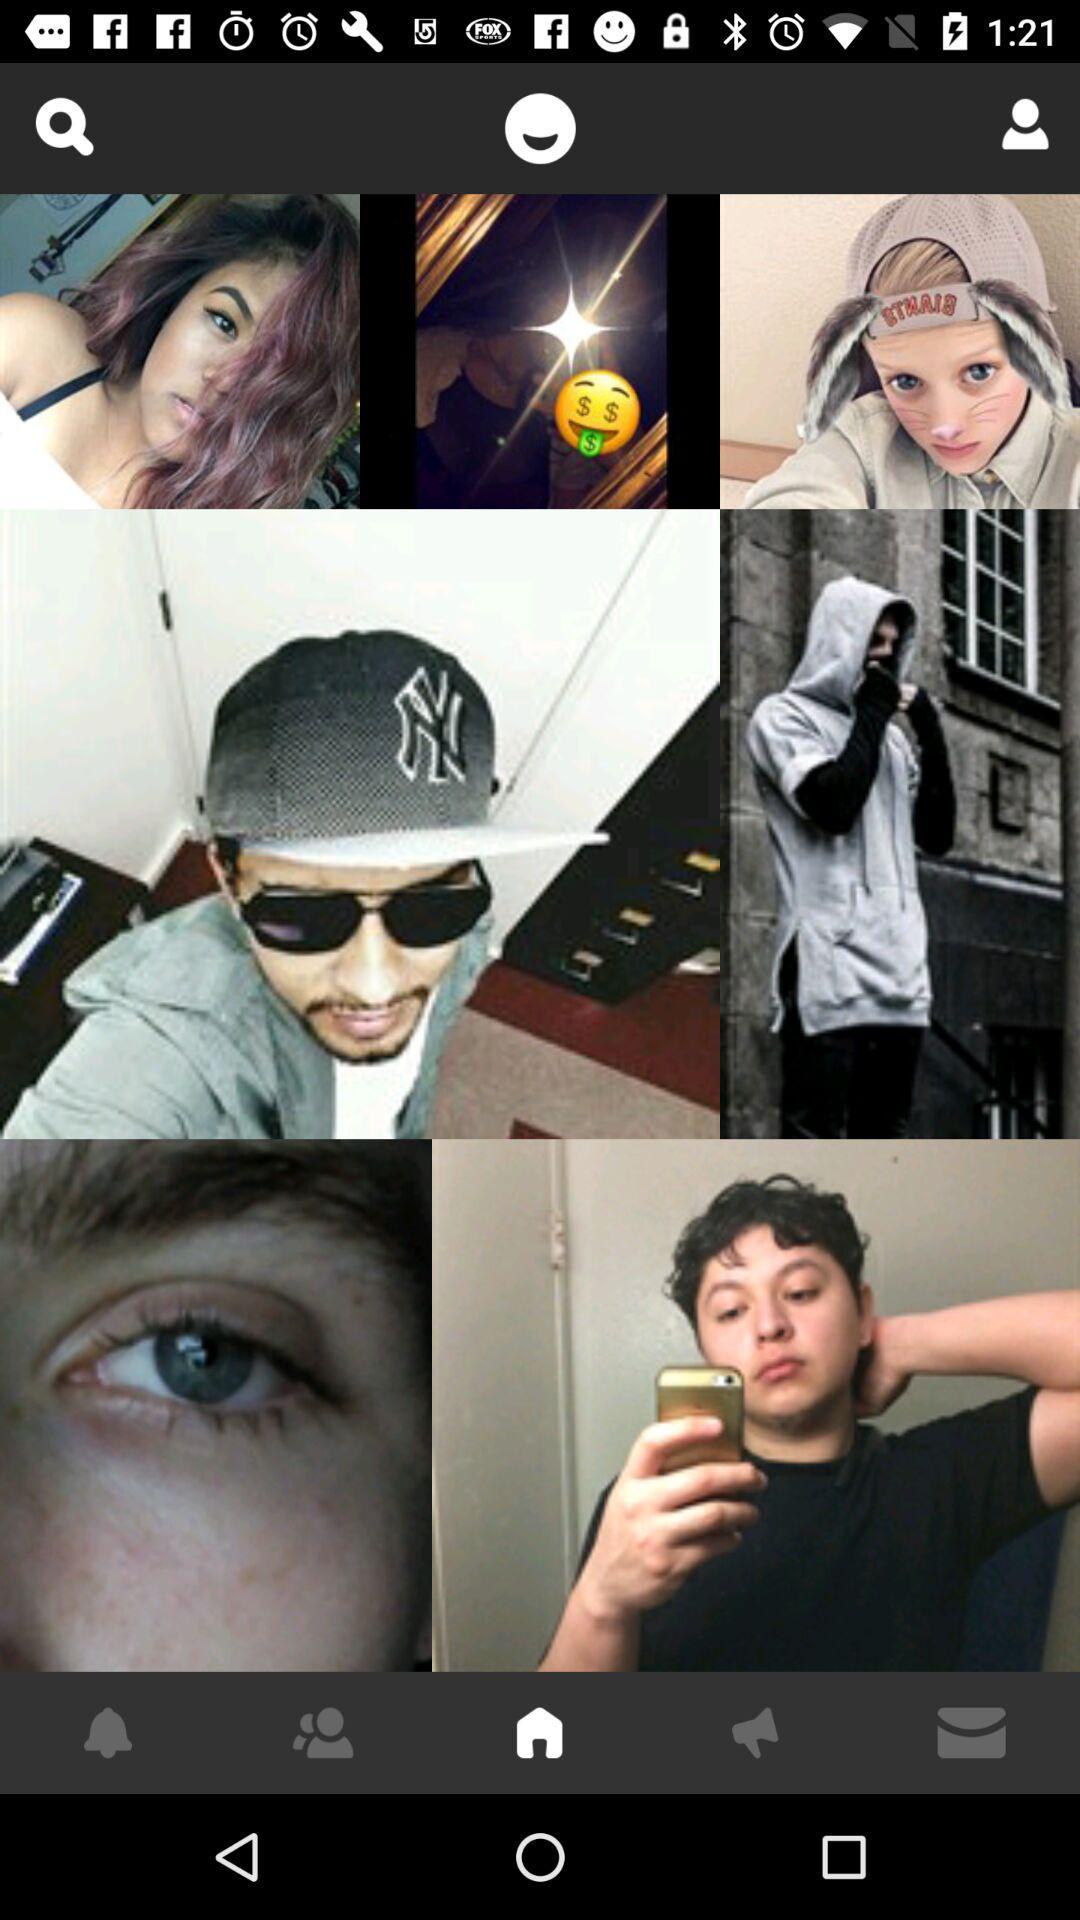 The image size is (1080, 1920). I want to click on the item at the center, so click(358, 824).